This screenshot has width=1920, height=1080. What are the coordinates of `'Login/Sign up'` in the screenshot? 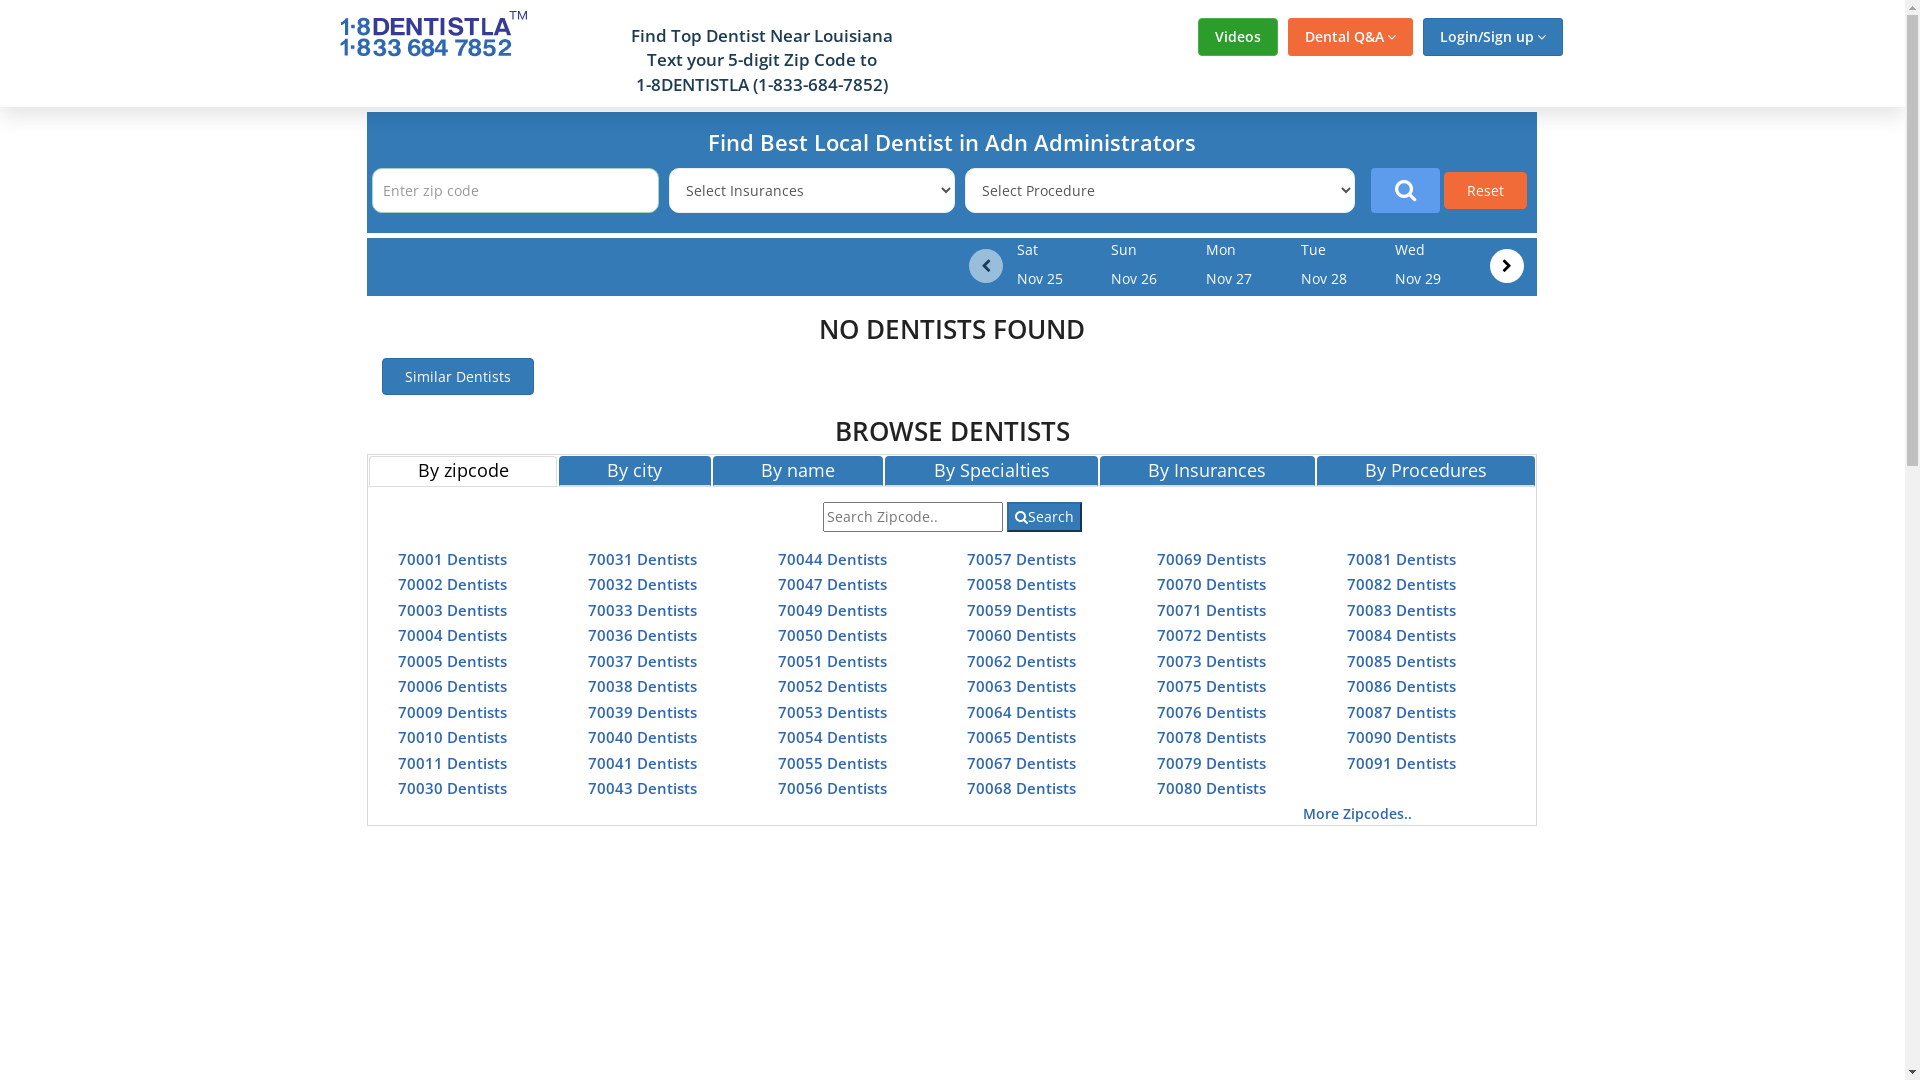 It's located at (1492, 37).